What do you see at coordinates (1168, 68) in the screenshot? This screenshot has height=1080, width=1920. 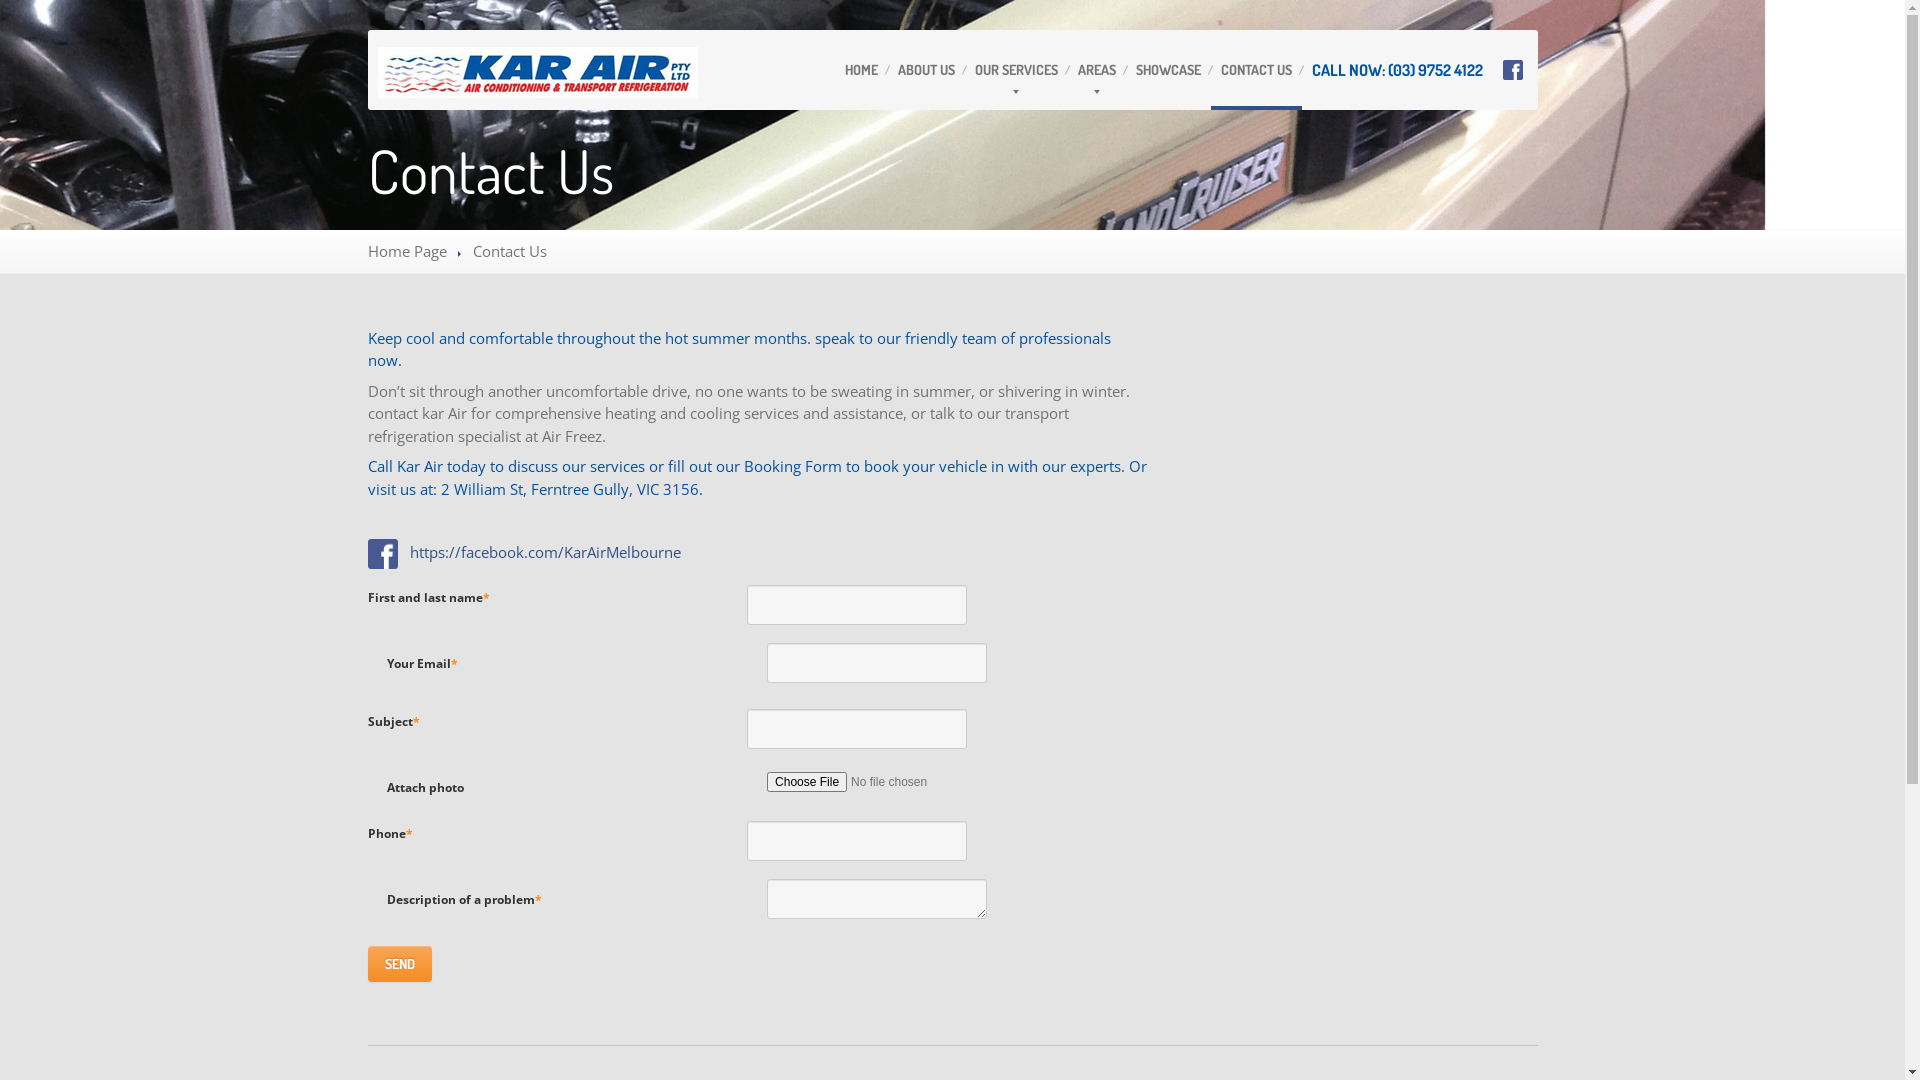 I see `'SHOWCASE'` at bounding box center [1168, 68].